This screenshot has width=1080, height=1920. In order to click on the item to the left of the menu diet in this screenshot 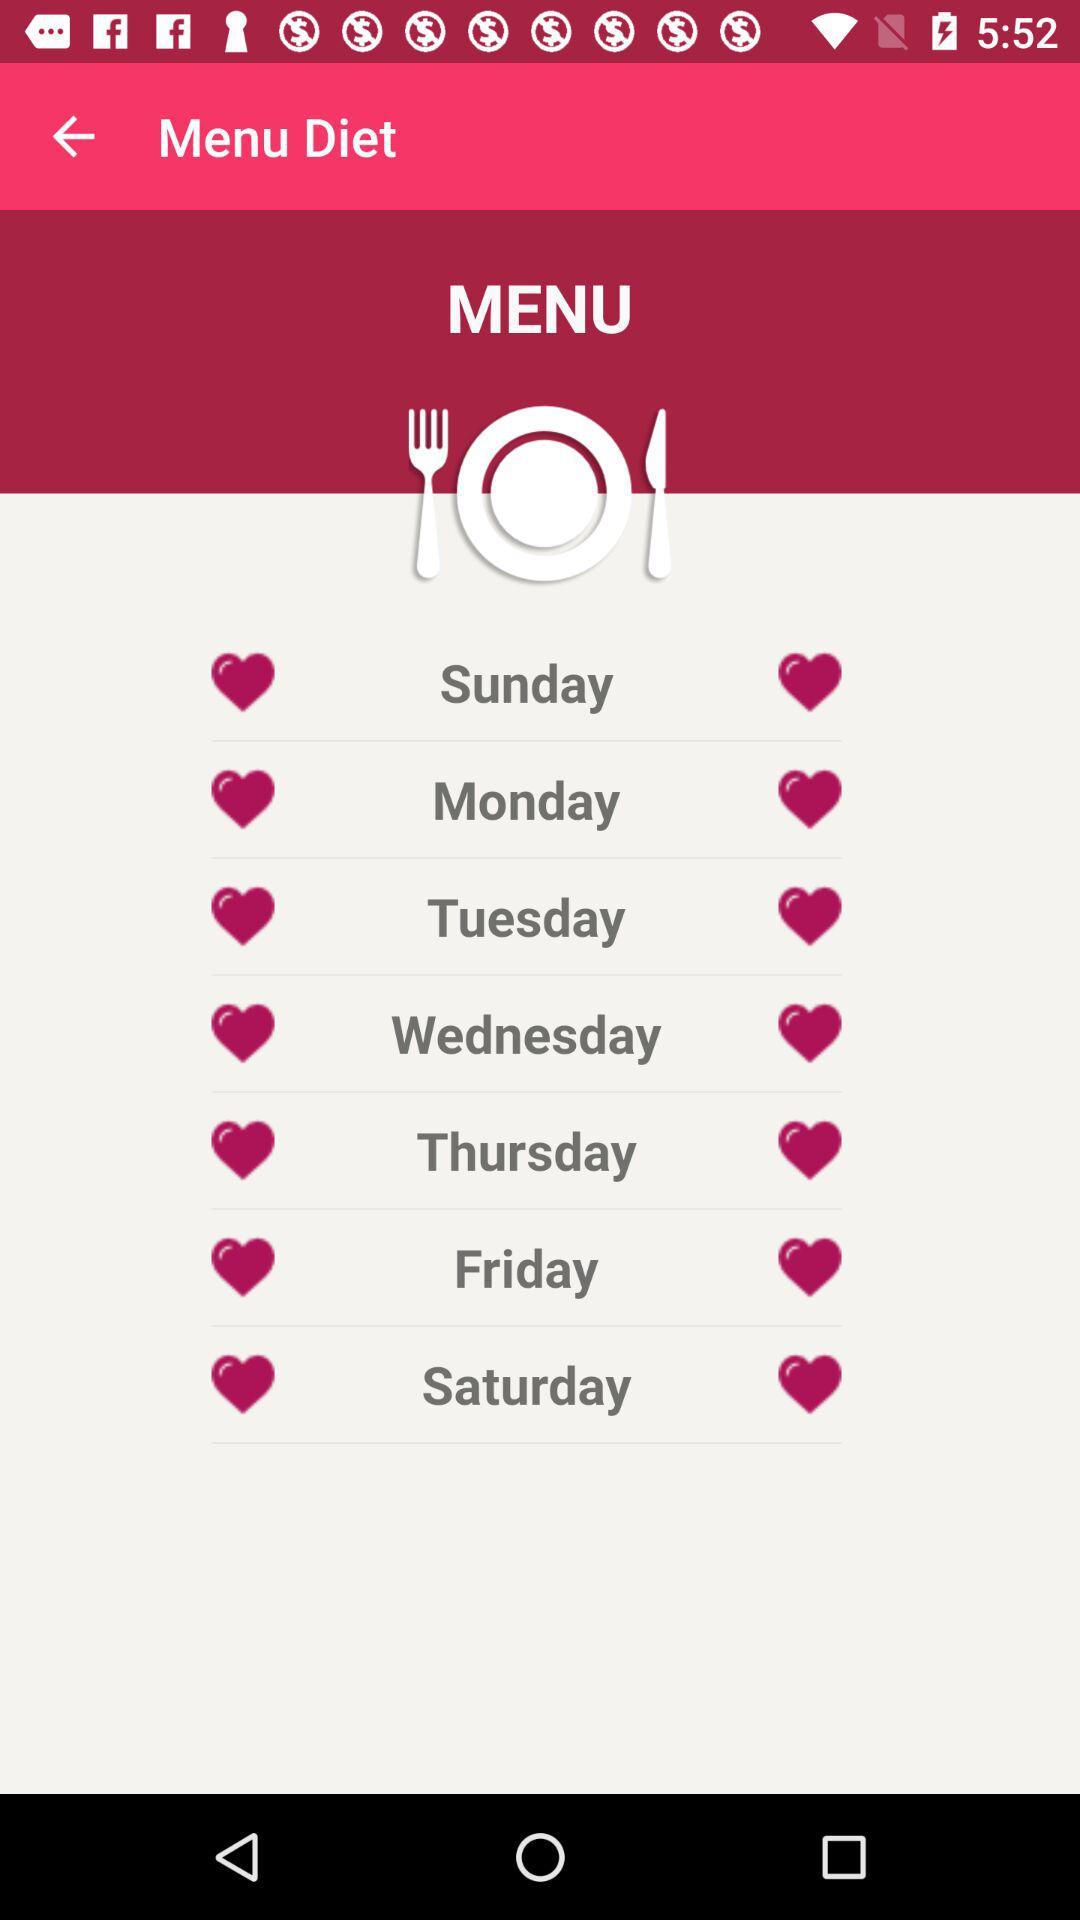, I will do `click(72, 135)`.